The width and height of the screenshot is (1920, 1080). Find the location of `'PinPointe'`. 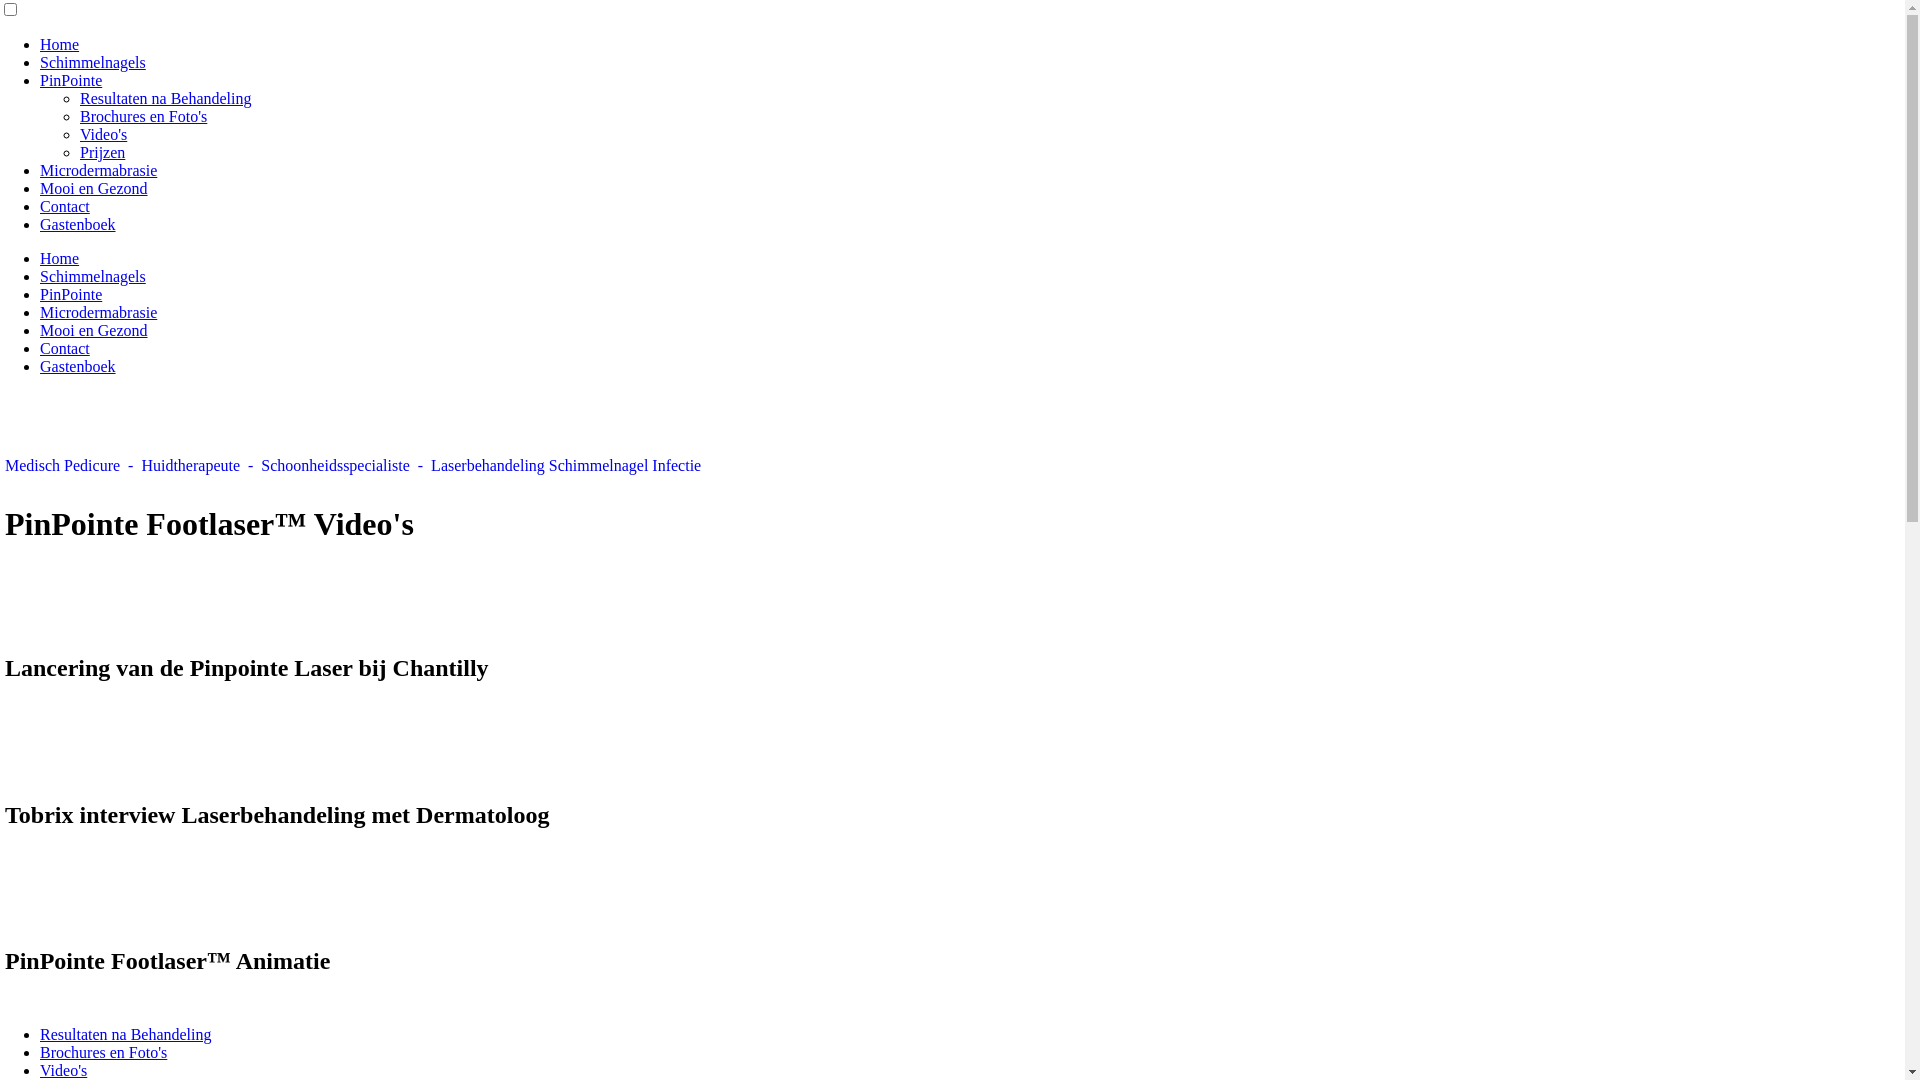

'PinPointe' is located at coordinates (71, 79).